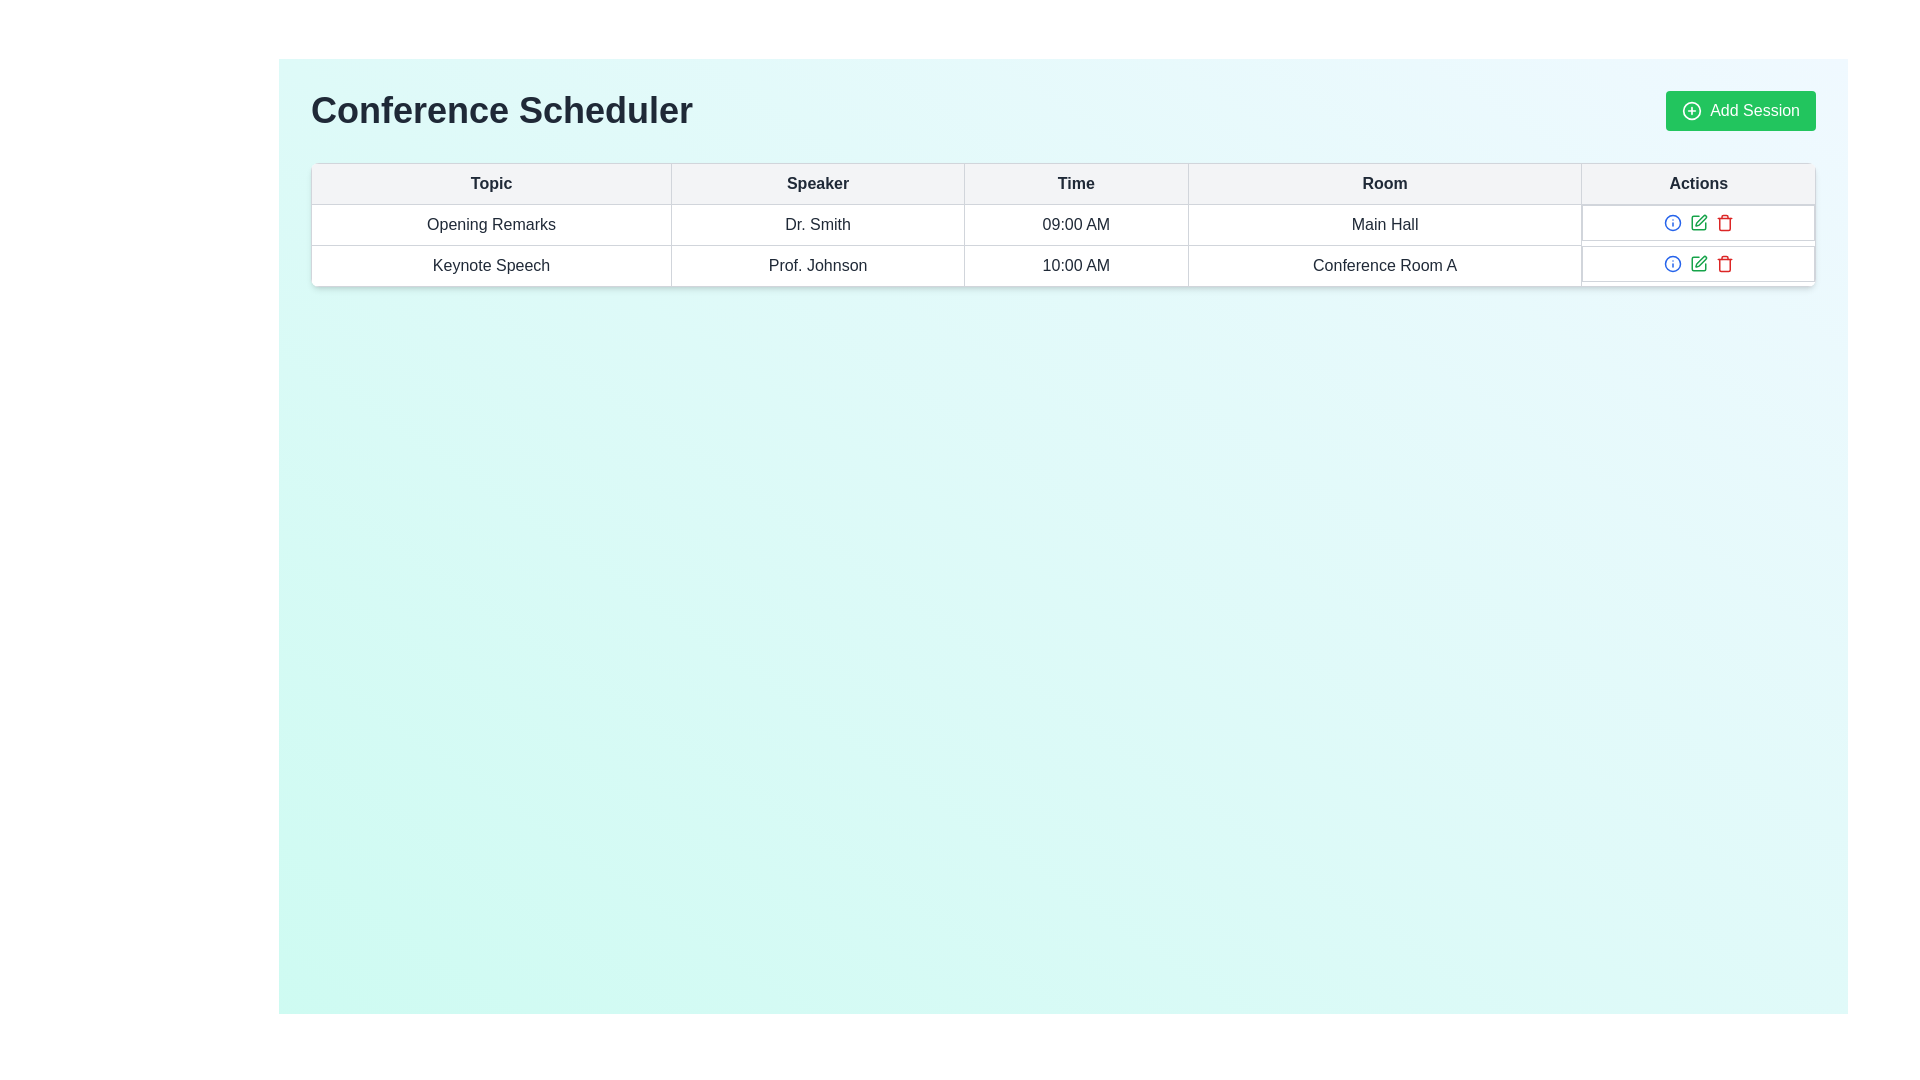  I want to click on the Table Header labeled 'Actions', which is the last header in the row, featuring a black font on a light gray background, so click(1697, 184).